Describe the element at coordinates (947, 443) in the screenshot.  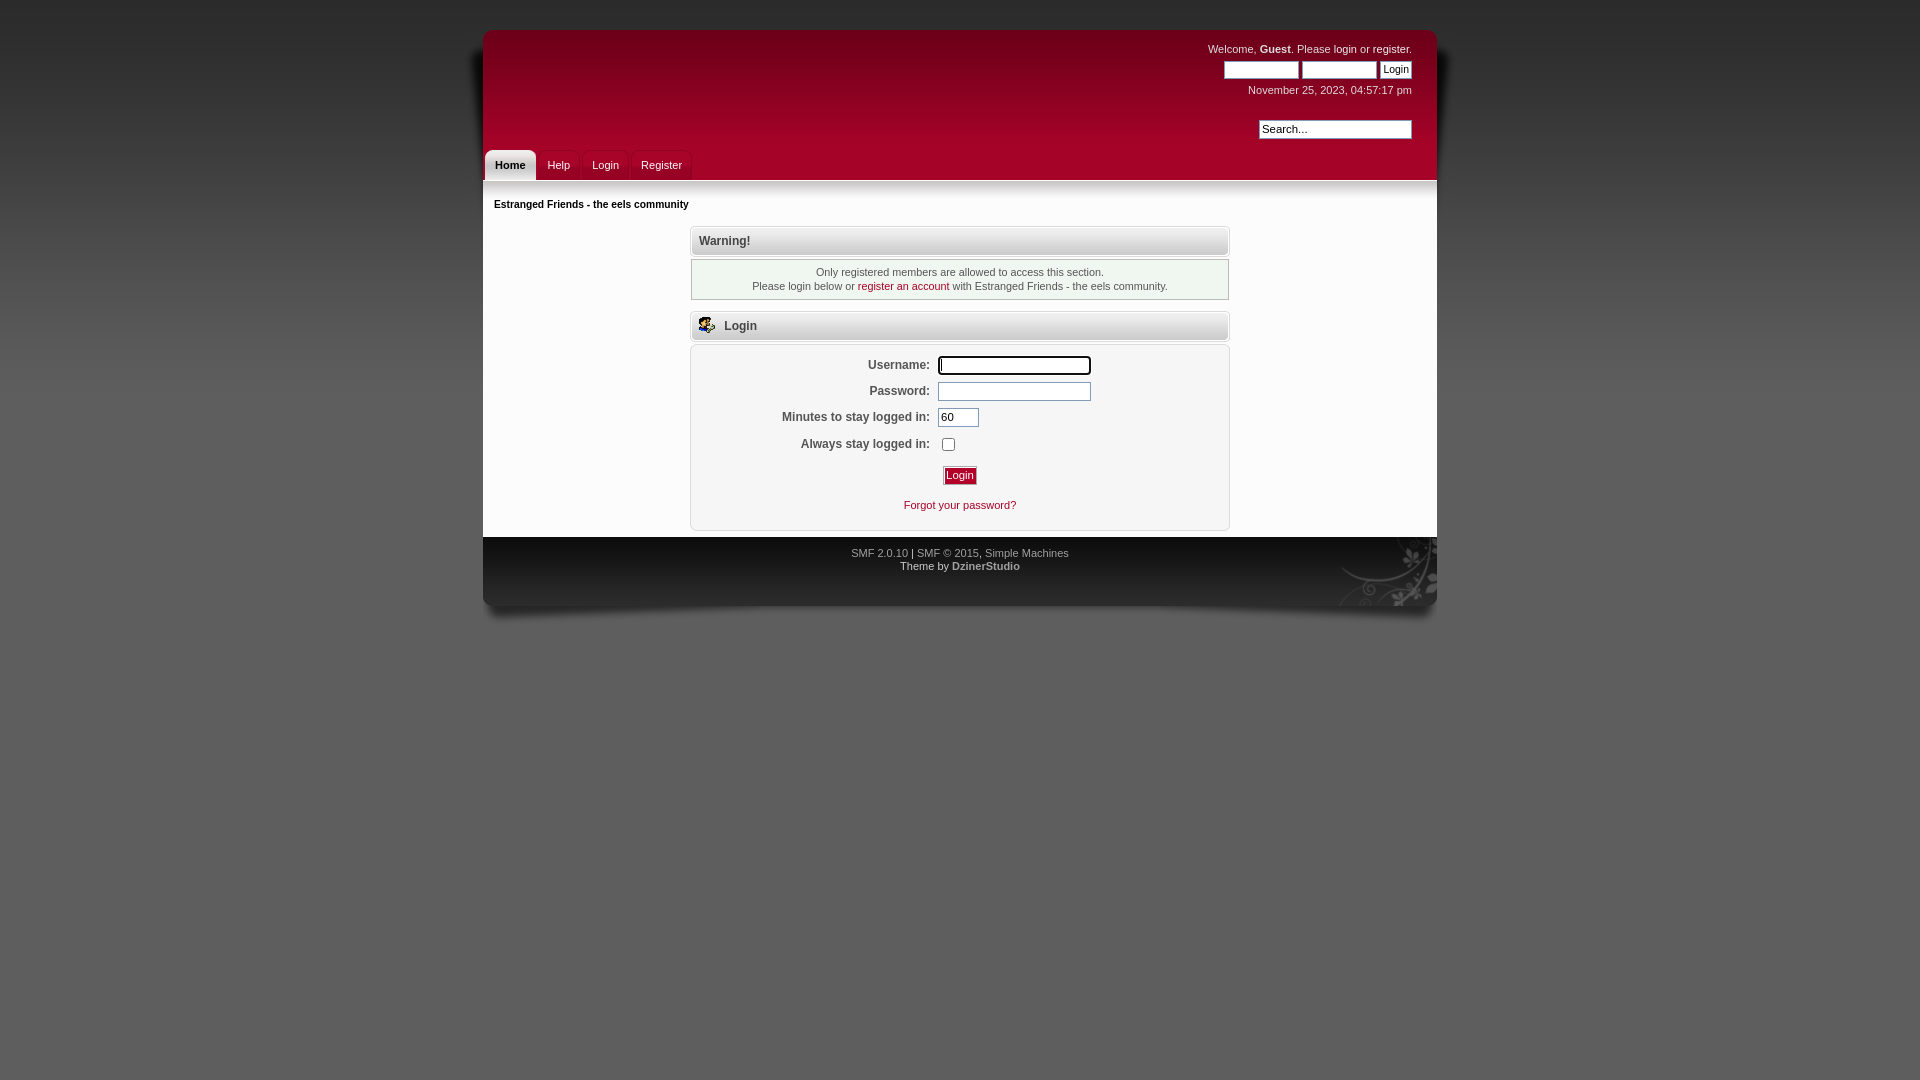
I see `'on'` at that location.